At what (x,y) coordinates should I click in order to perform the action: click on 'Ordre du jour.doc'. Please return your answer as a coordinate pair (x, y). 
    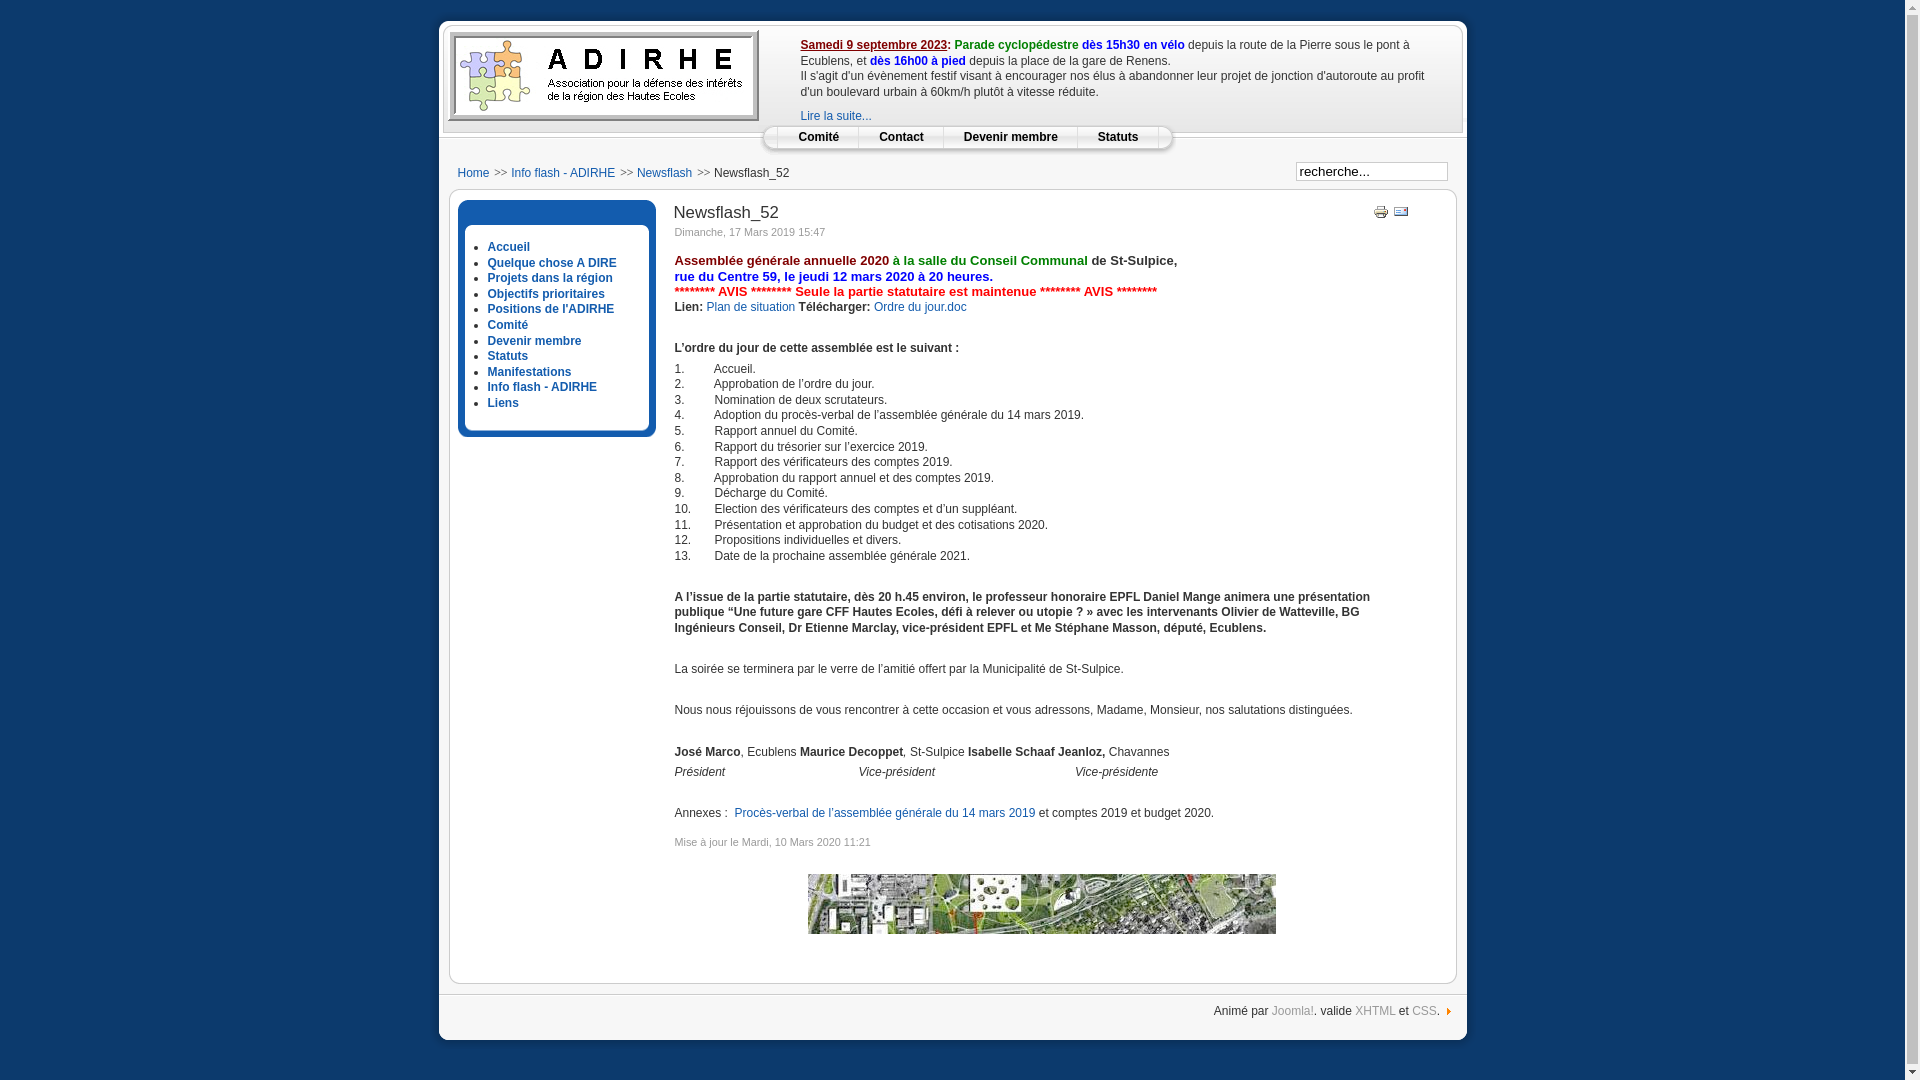
    Looking at the image, I should click on (919, 307).